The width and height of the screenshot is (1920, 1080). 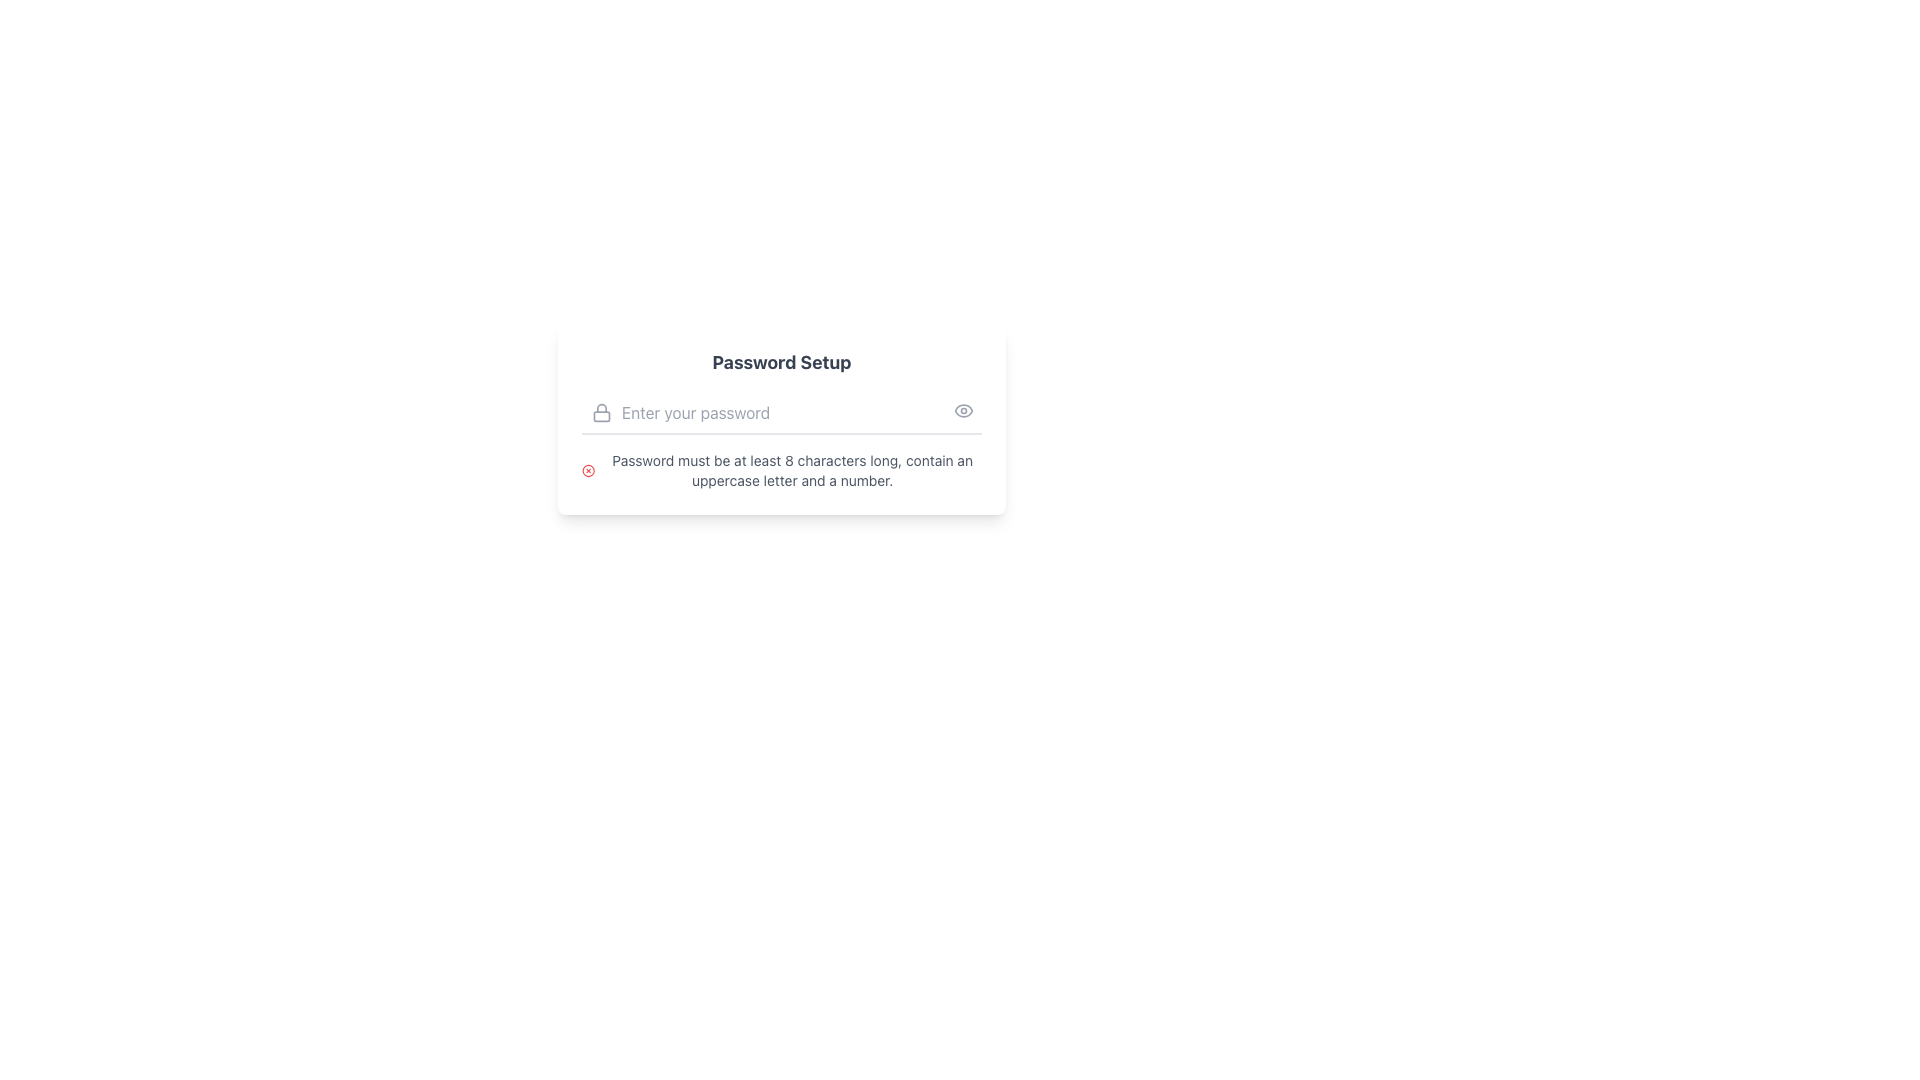 I want to click on the bottom part of the lock graphic represented by the rectangular SVG shape, which indicates the locked state of the password field, so click(x=600, y=415).